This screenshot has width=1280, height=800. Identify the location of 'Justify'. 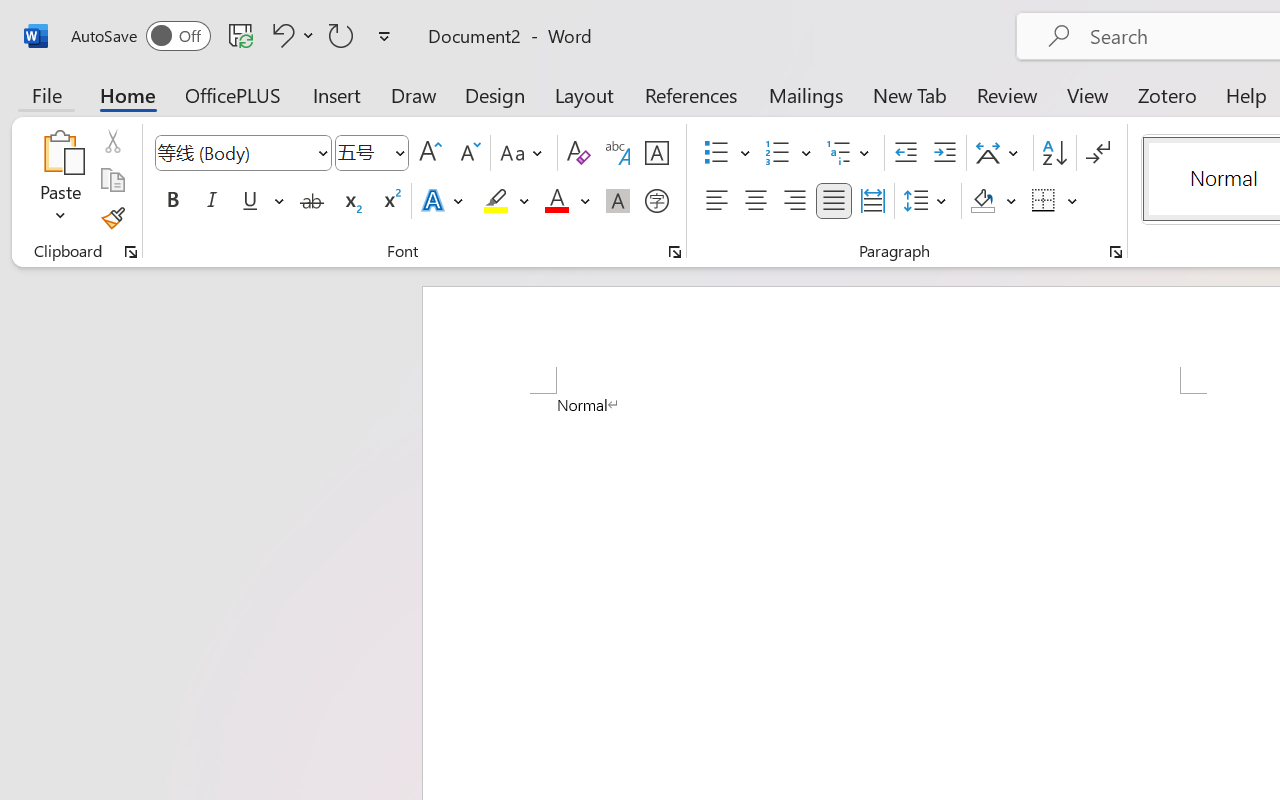
(834, 201).